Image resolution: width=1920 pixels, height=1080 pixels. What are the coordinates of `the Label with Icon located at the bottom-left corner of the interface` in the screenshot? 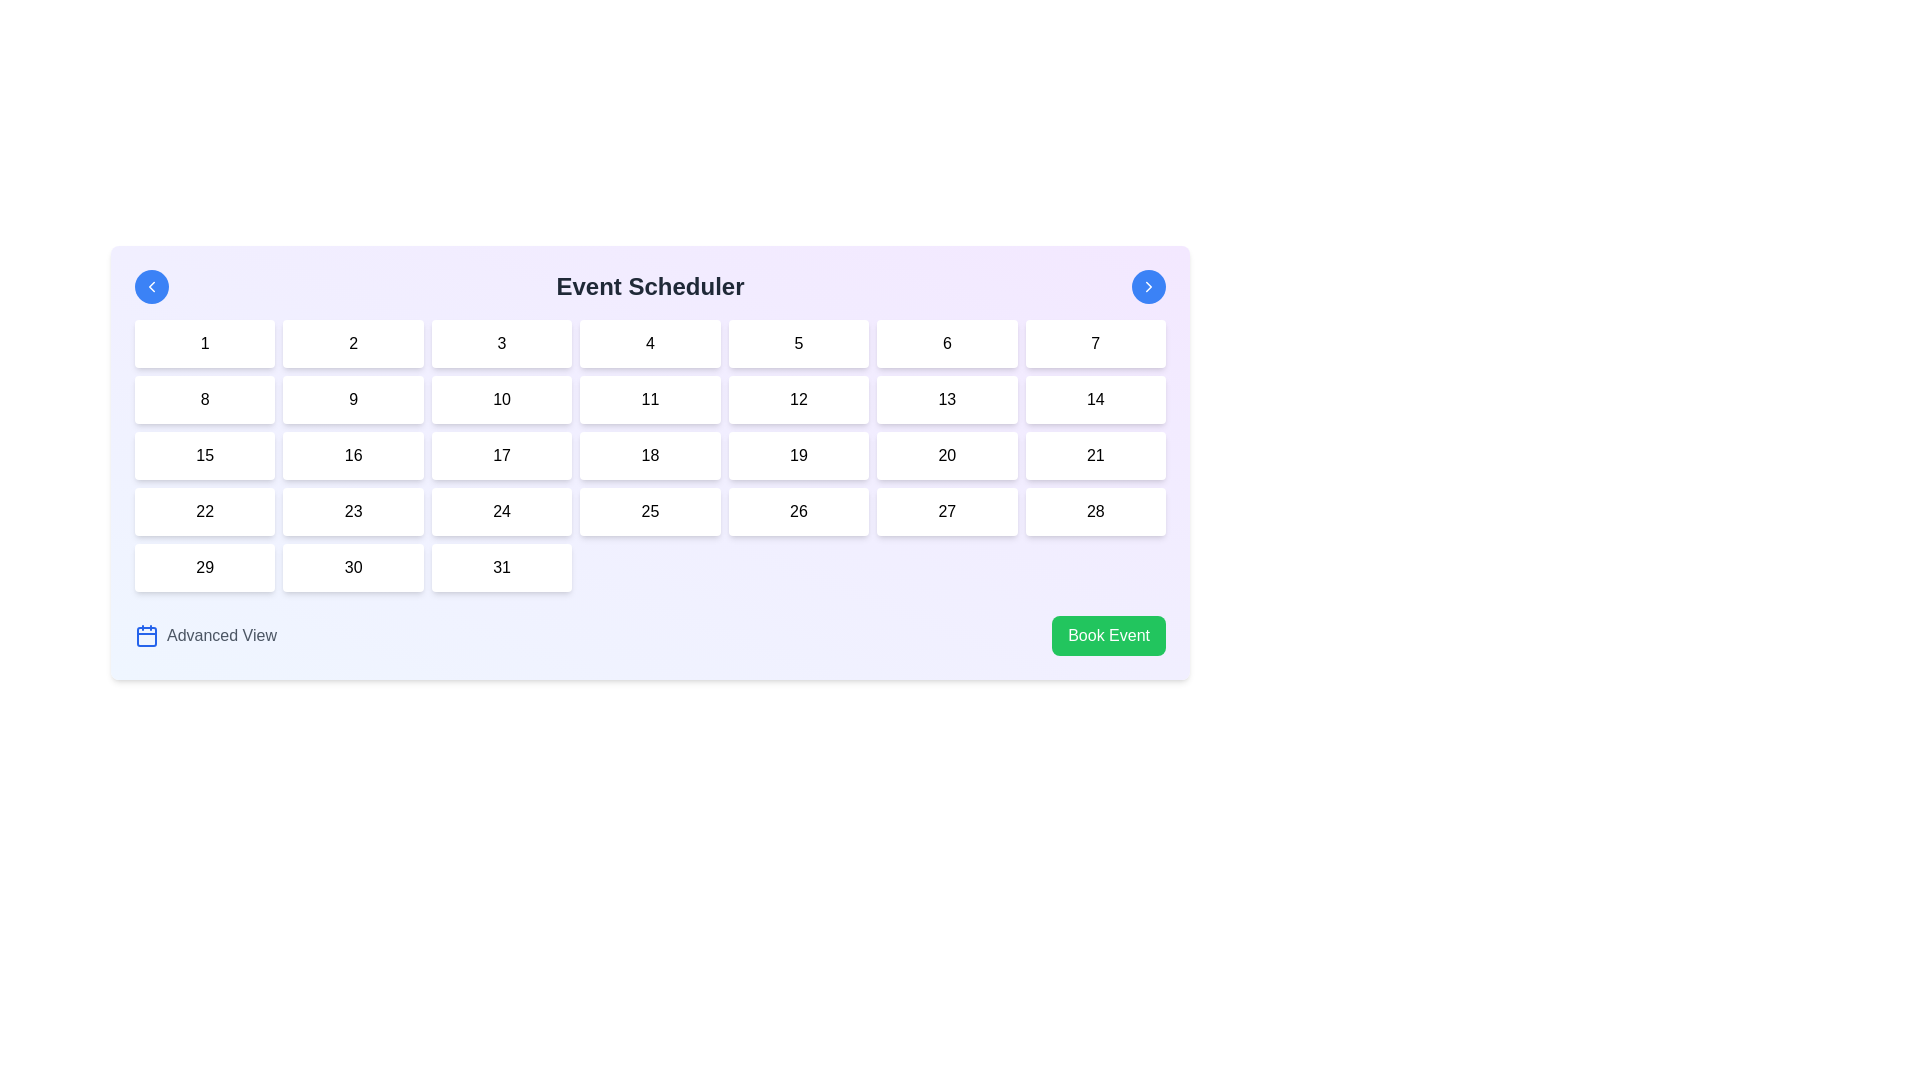 It's located at (206, 636).